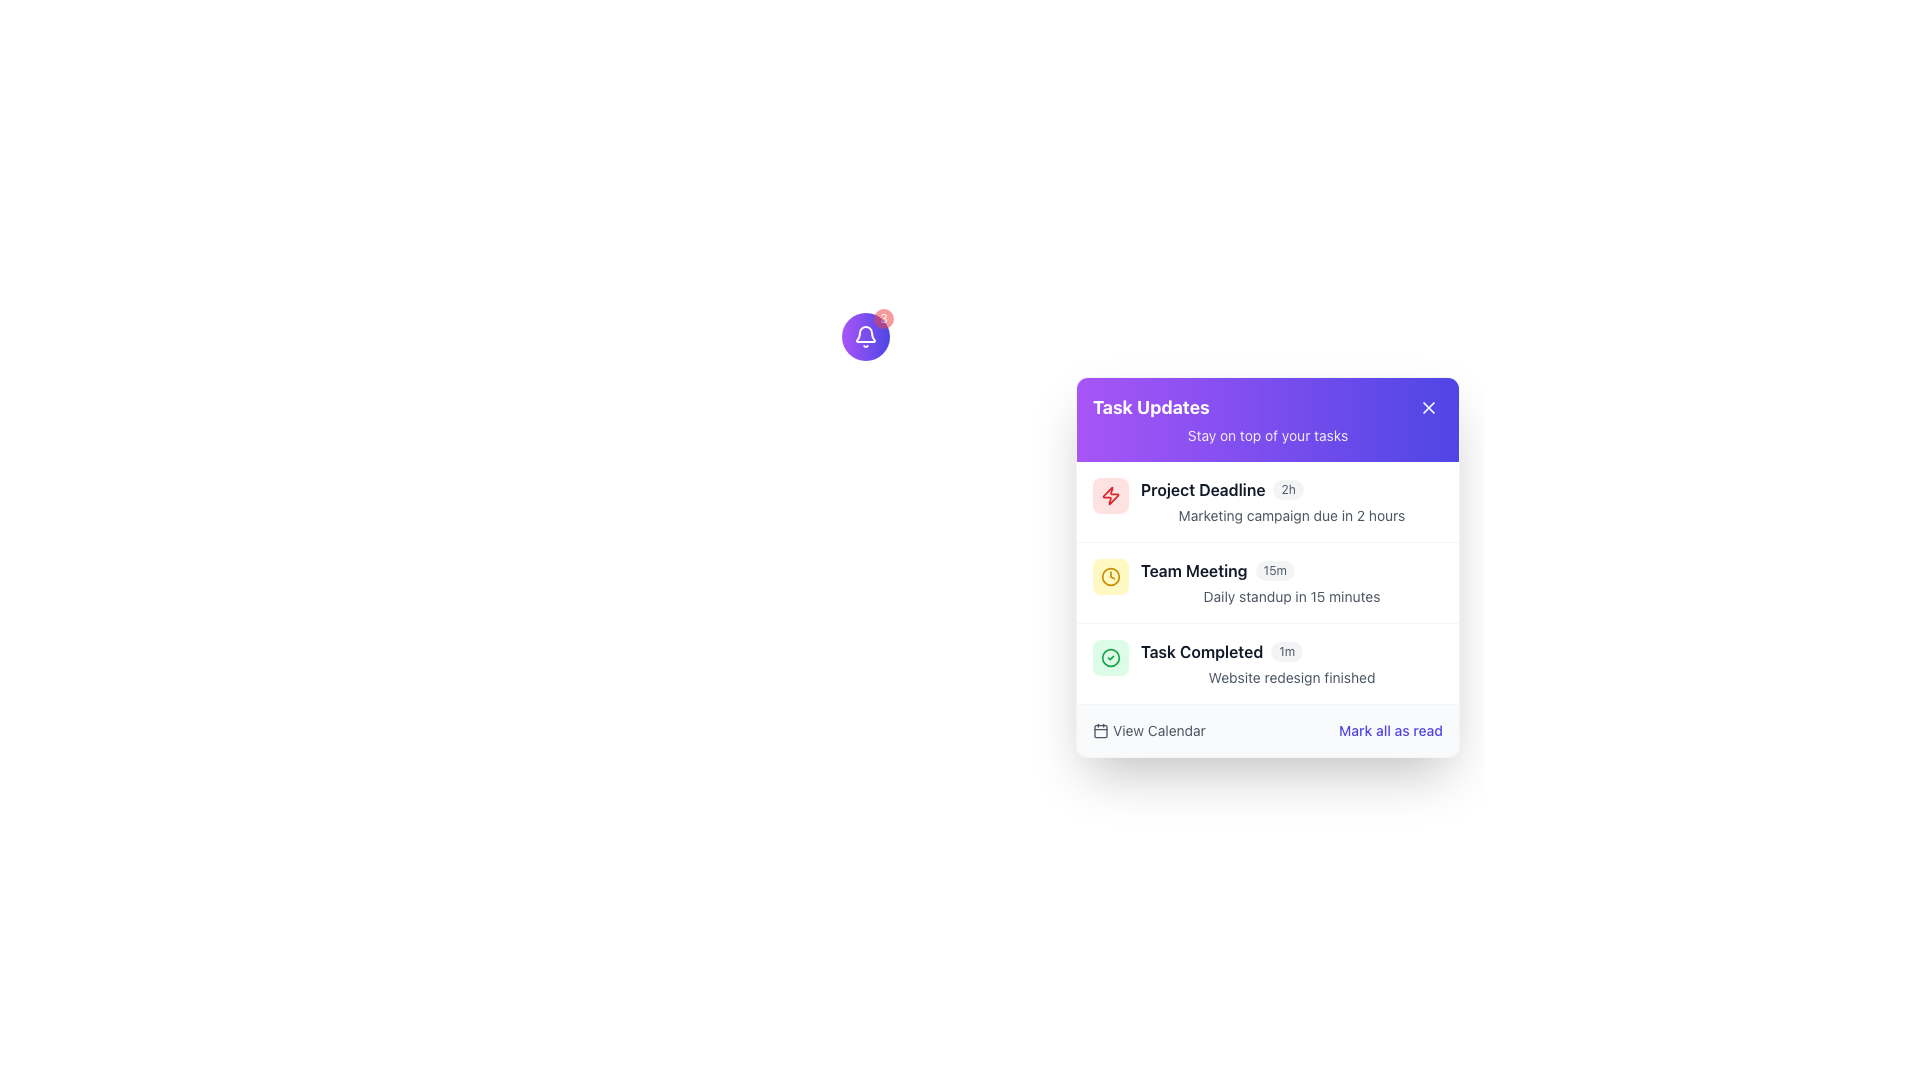 Image resolution: width=1920 pixels, height=1080 pixels. What do you see at coordinates (1291, 570) in the screenshot?
I see `the second notification entry in the 'Task Updates' section` at bounding box center [1291, 570].